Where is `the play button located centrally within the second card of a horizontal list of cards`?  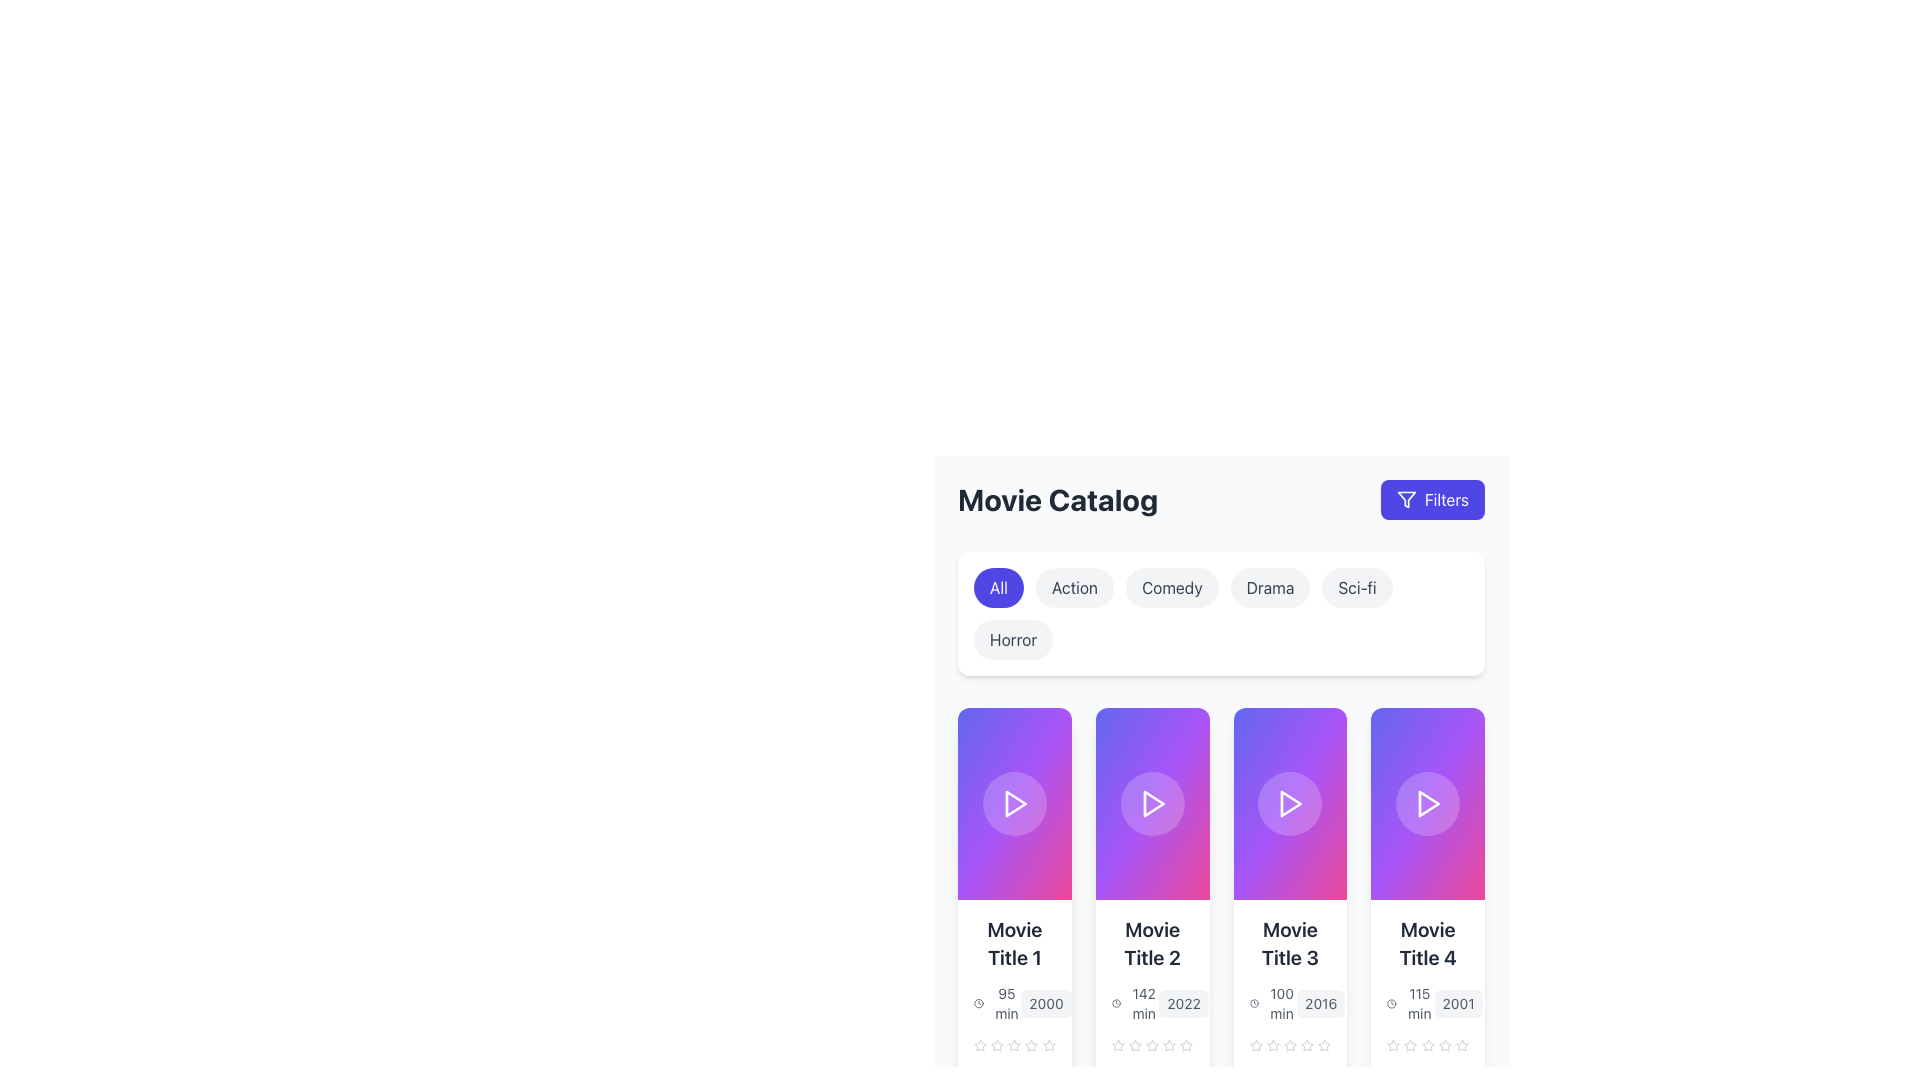 the play button located centrally within the second card of a horizontal list of cards is located at coordinates (1152, 802).